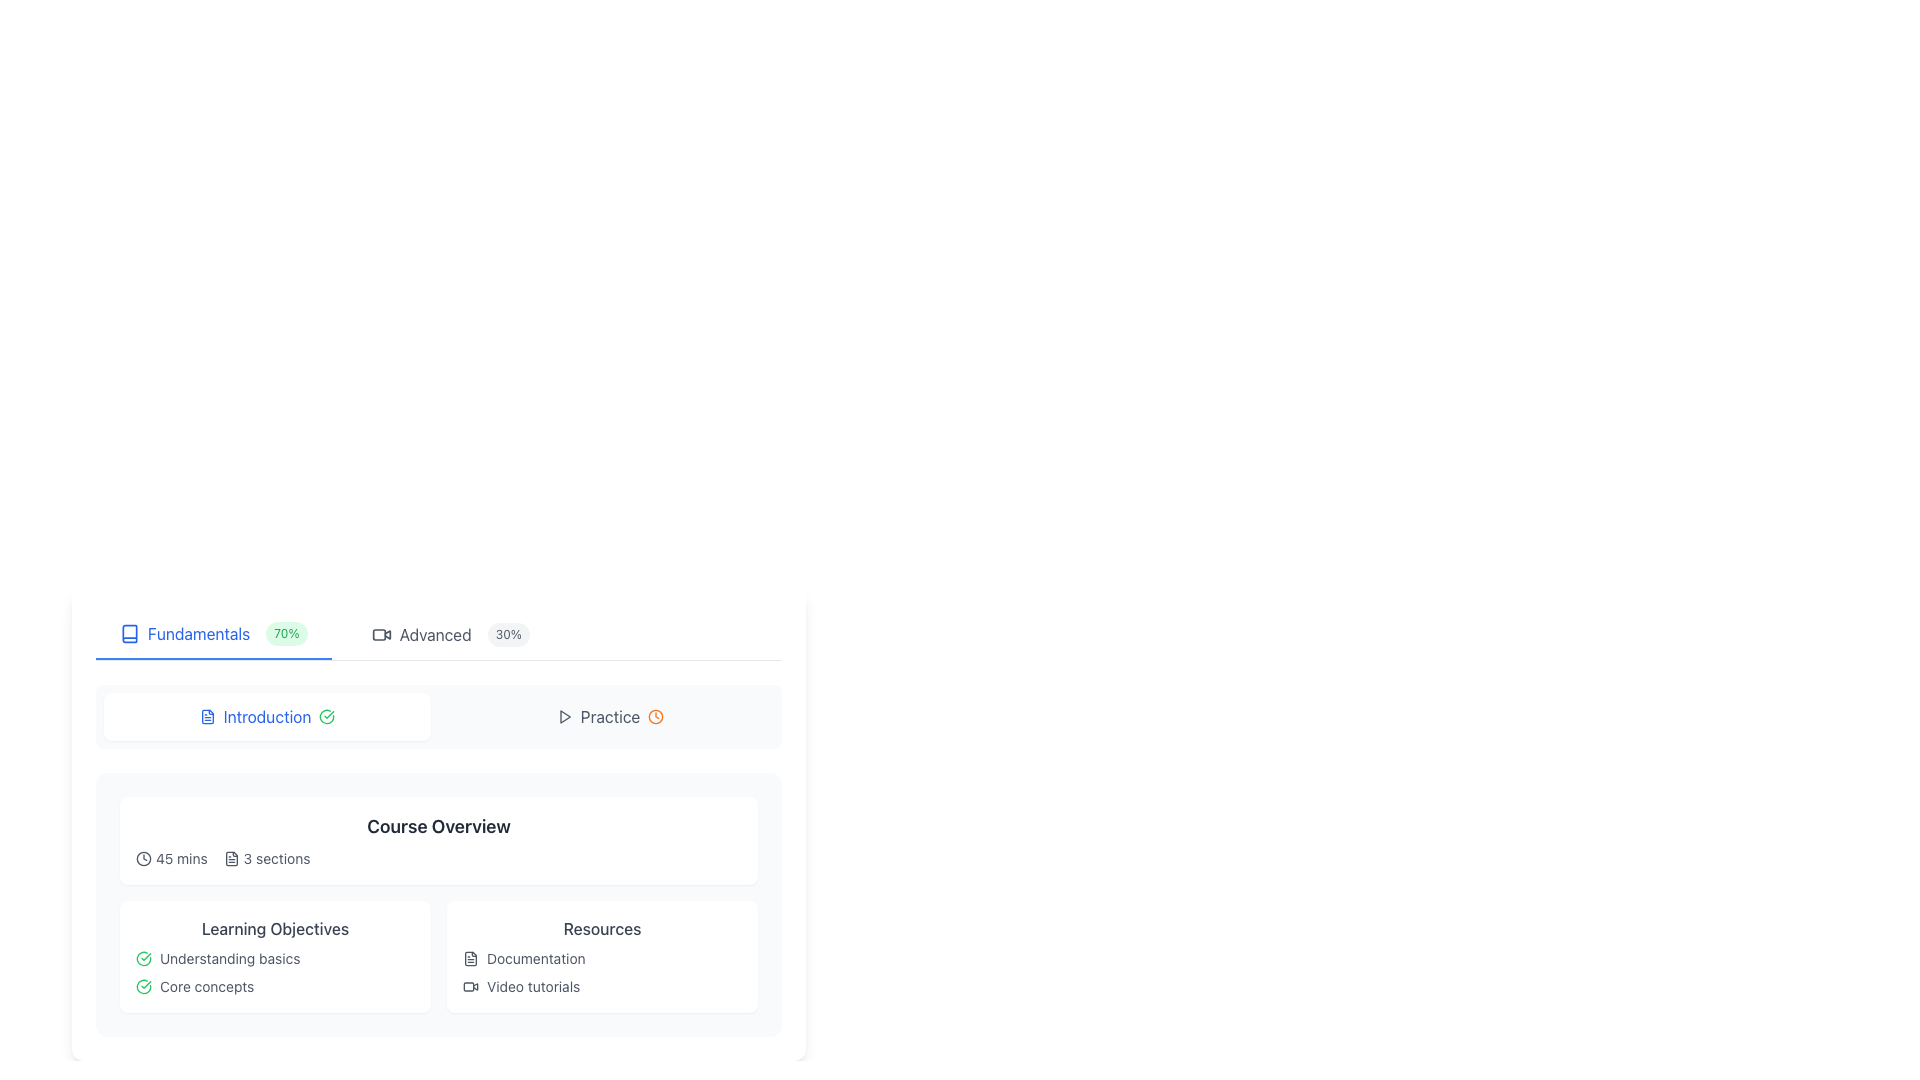 This screenshot has height=1080, width=1920. Describe the element at coordinates (437, 905) in the screenshot. I see `the organized display section for course objectives and resources located under the 'Course Overview' section` at that location.